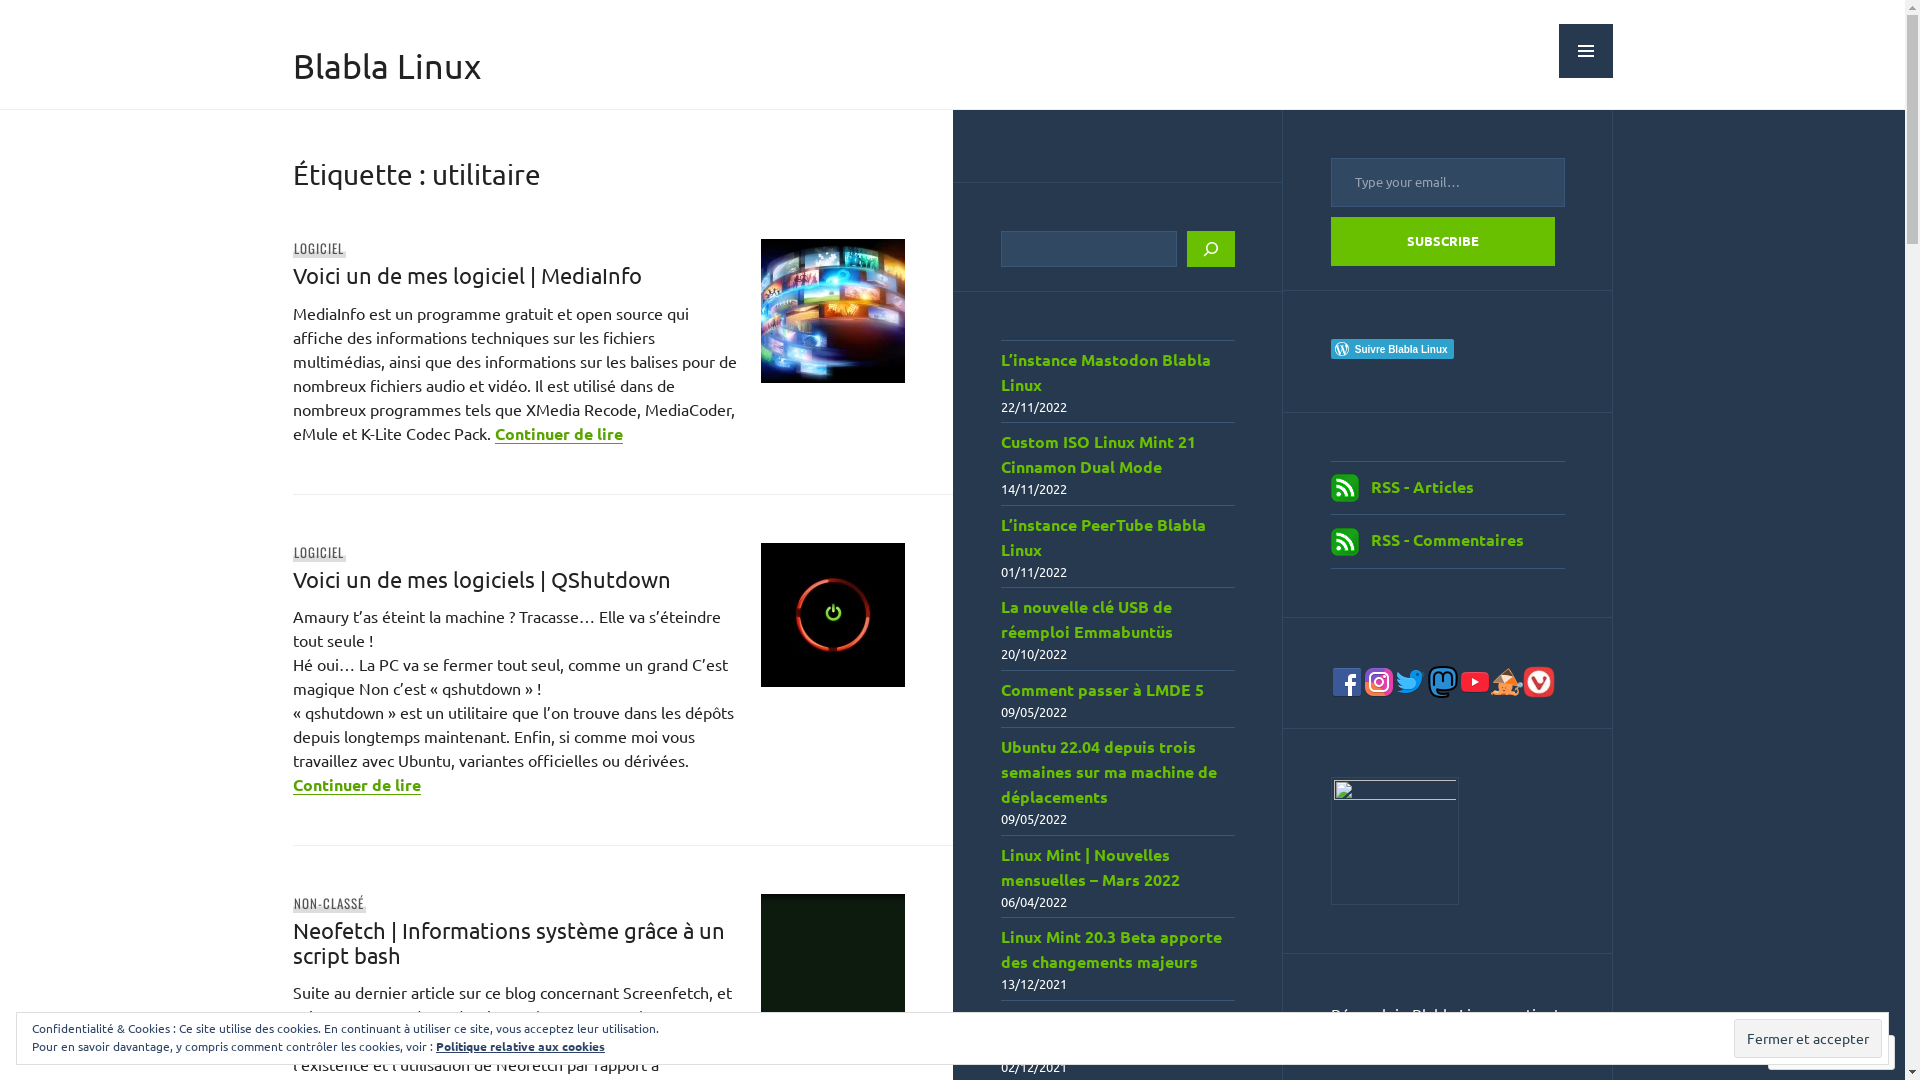 The width and height of the screenshot is (1920, 1080). What do you see at coordinates (1446, 538) in the screenshot?
I see `'RSS - Commentaires'` at bounding box center [1446, 538].